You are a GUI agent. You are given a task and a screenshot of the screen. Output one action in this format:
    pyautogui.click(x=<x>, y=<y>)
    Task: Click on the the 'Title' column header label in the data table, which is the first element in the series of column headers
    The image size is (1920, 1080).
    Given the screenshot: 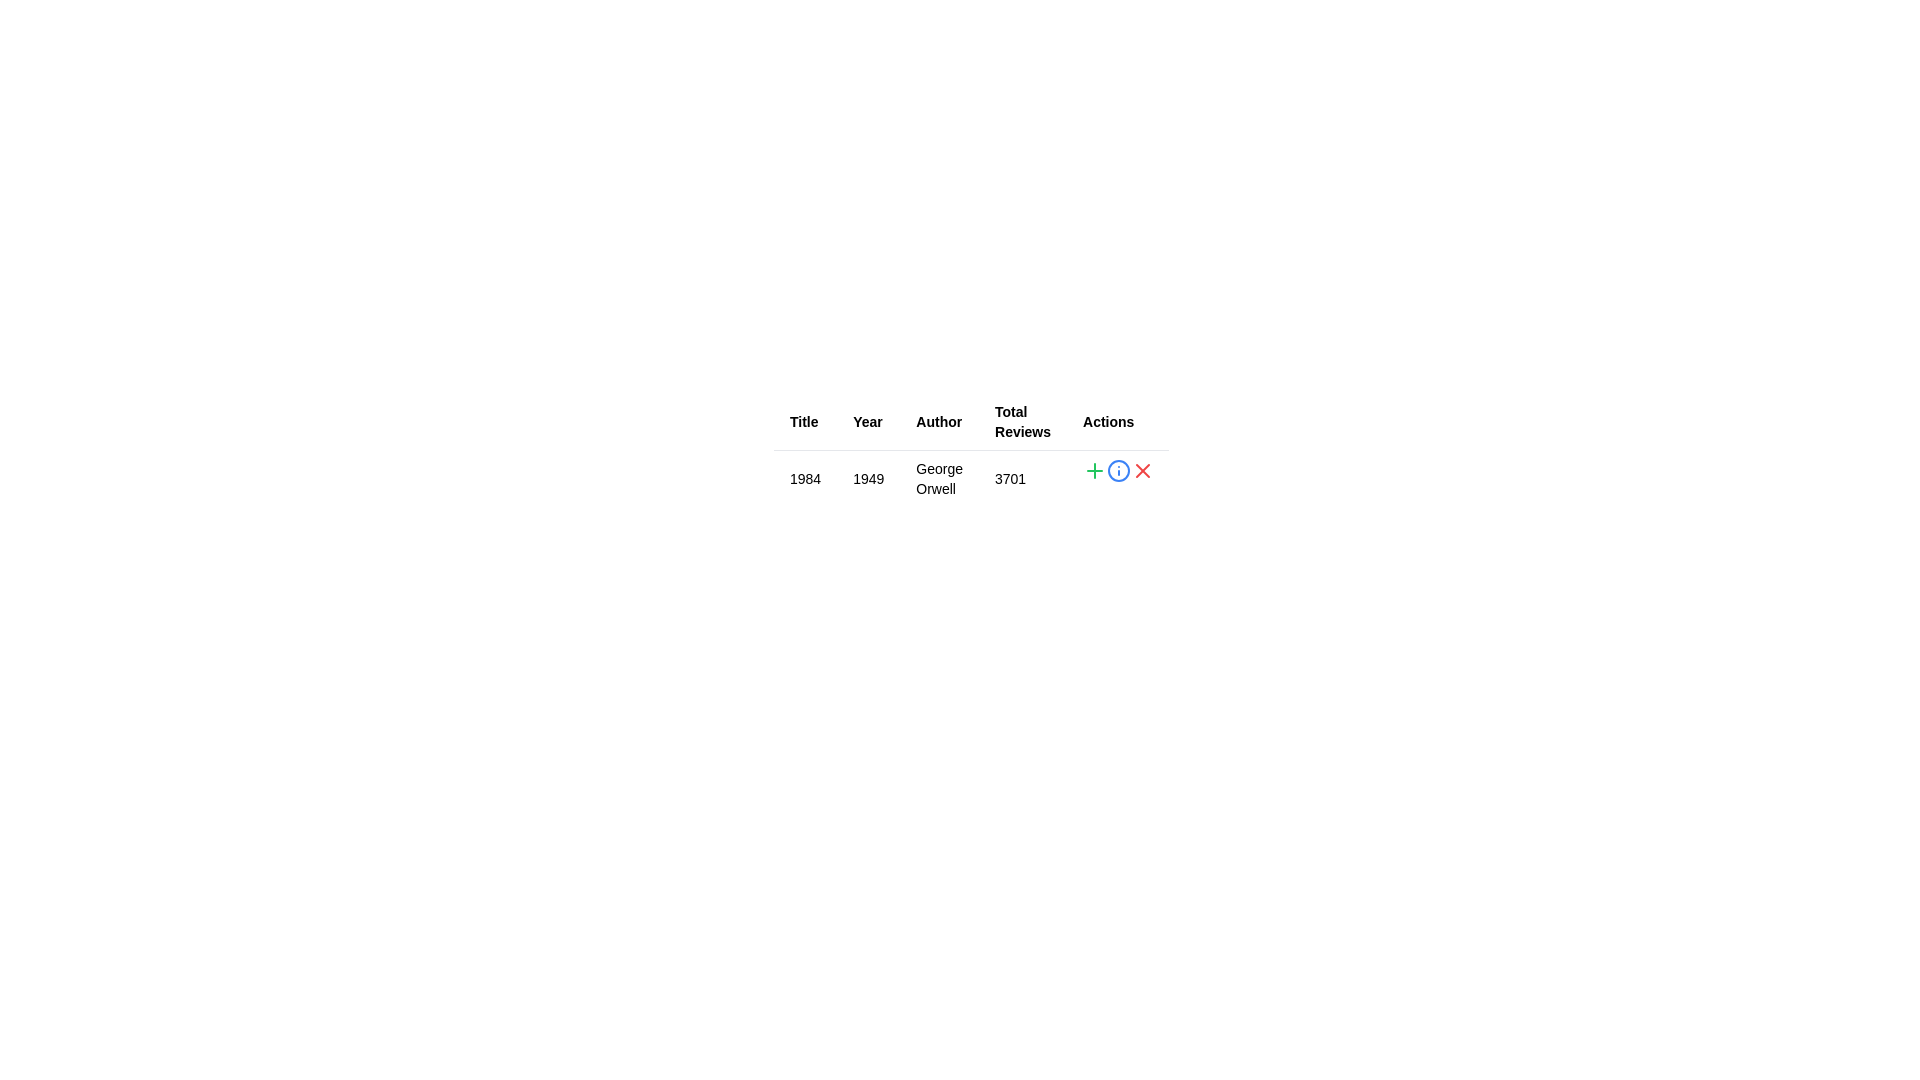 What is the action you would take?
    pyautogui.click(x=805, y=421)
    